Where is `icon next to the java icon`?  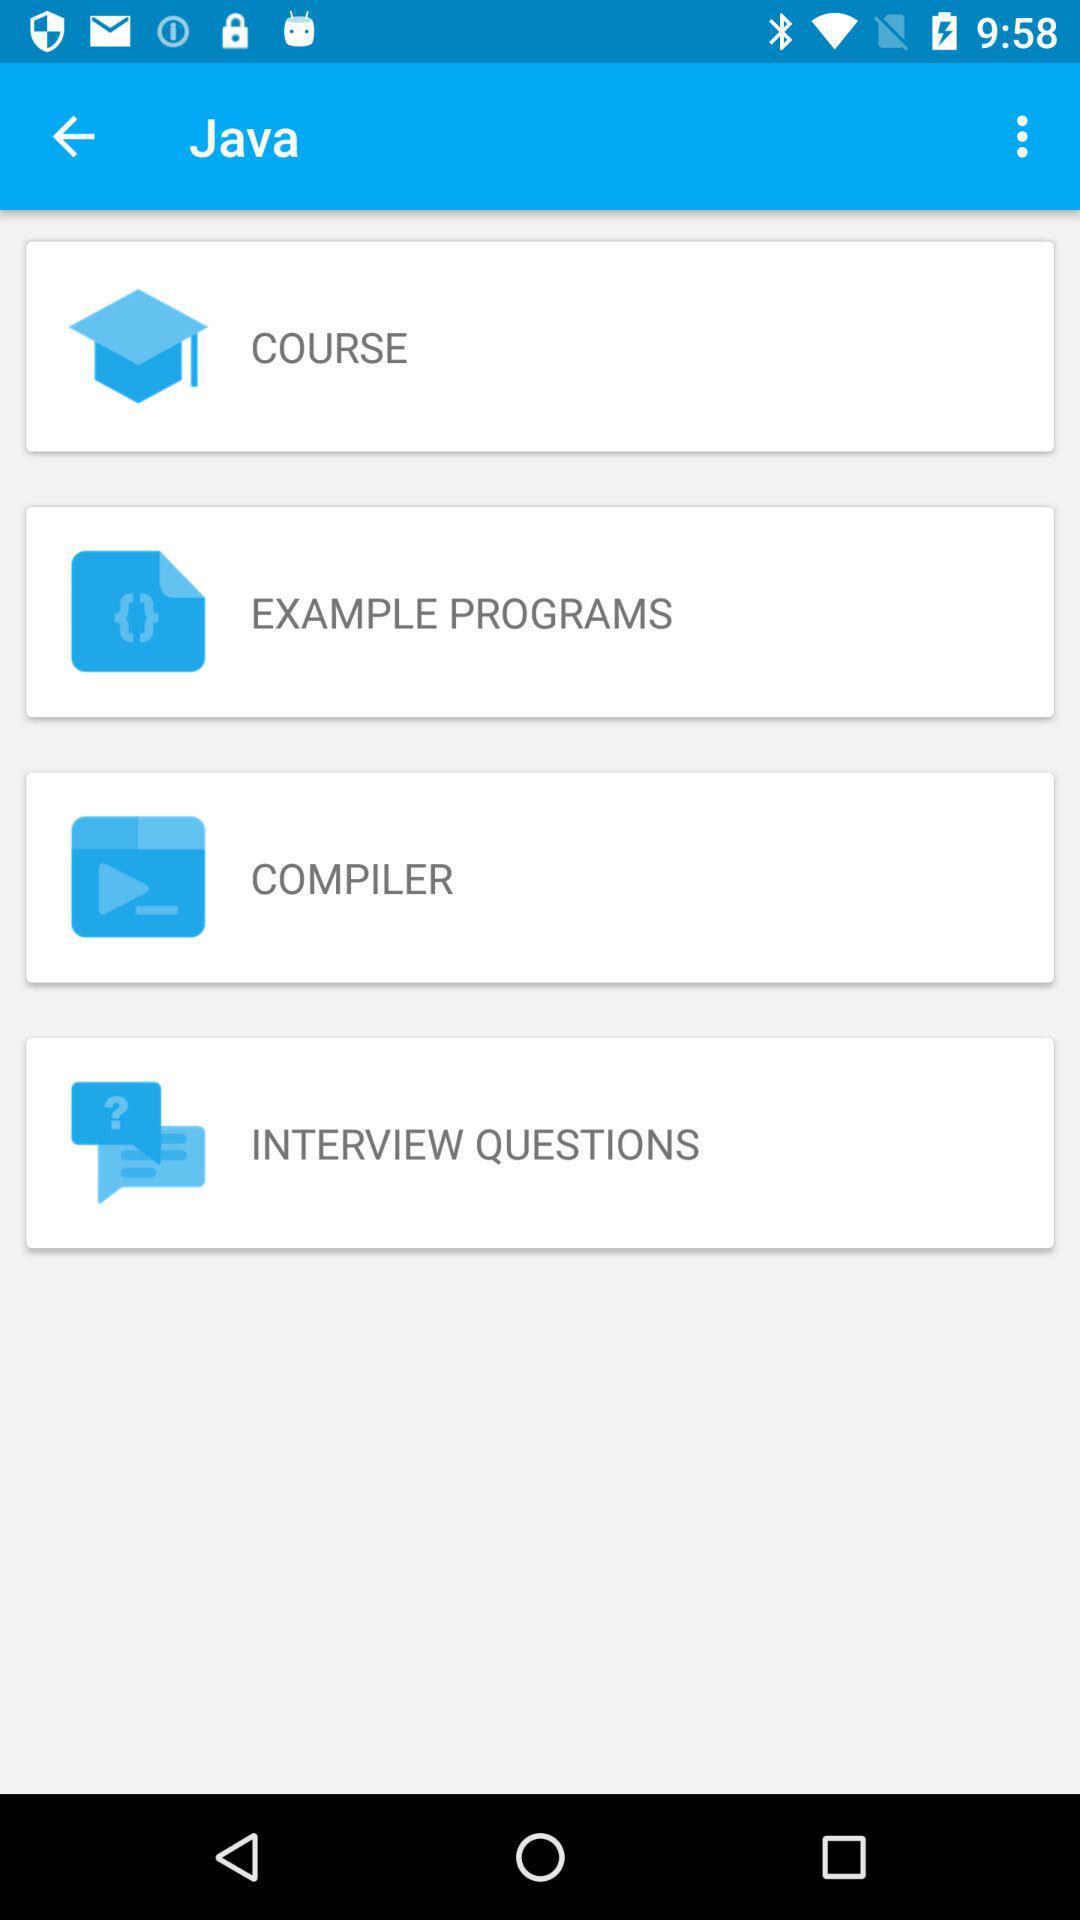 icon next to the java icon is located at coordinates (1027, 135).